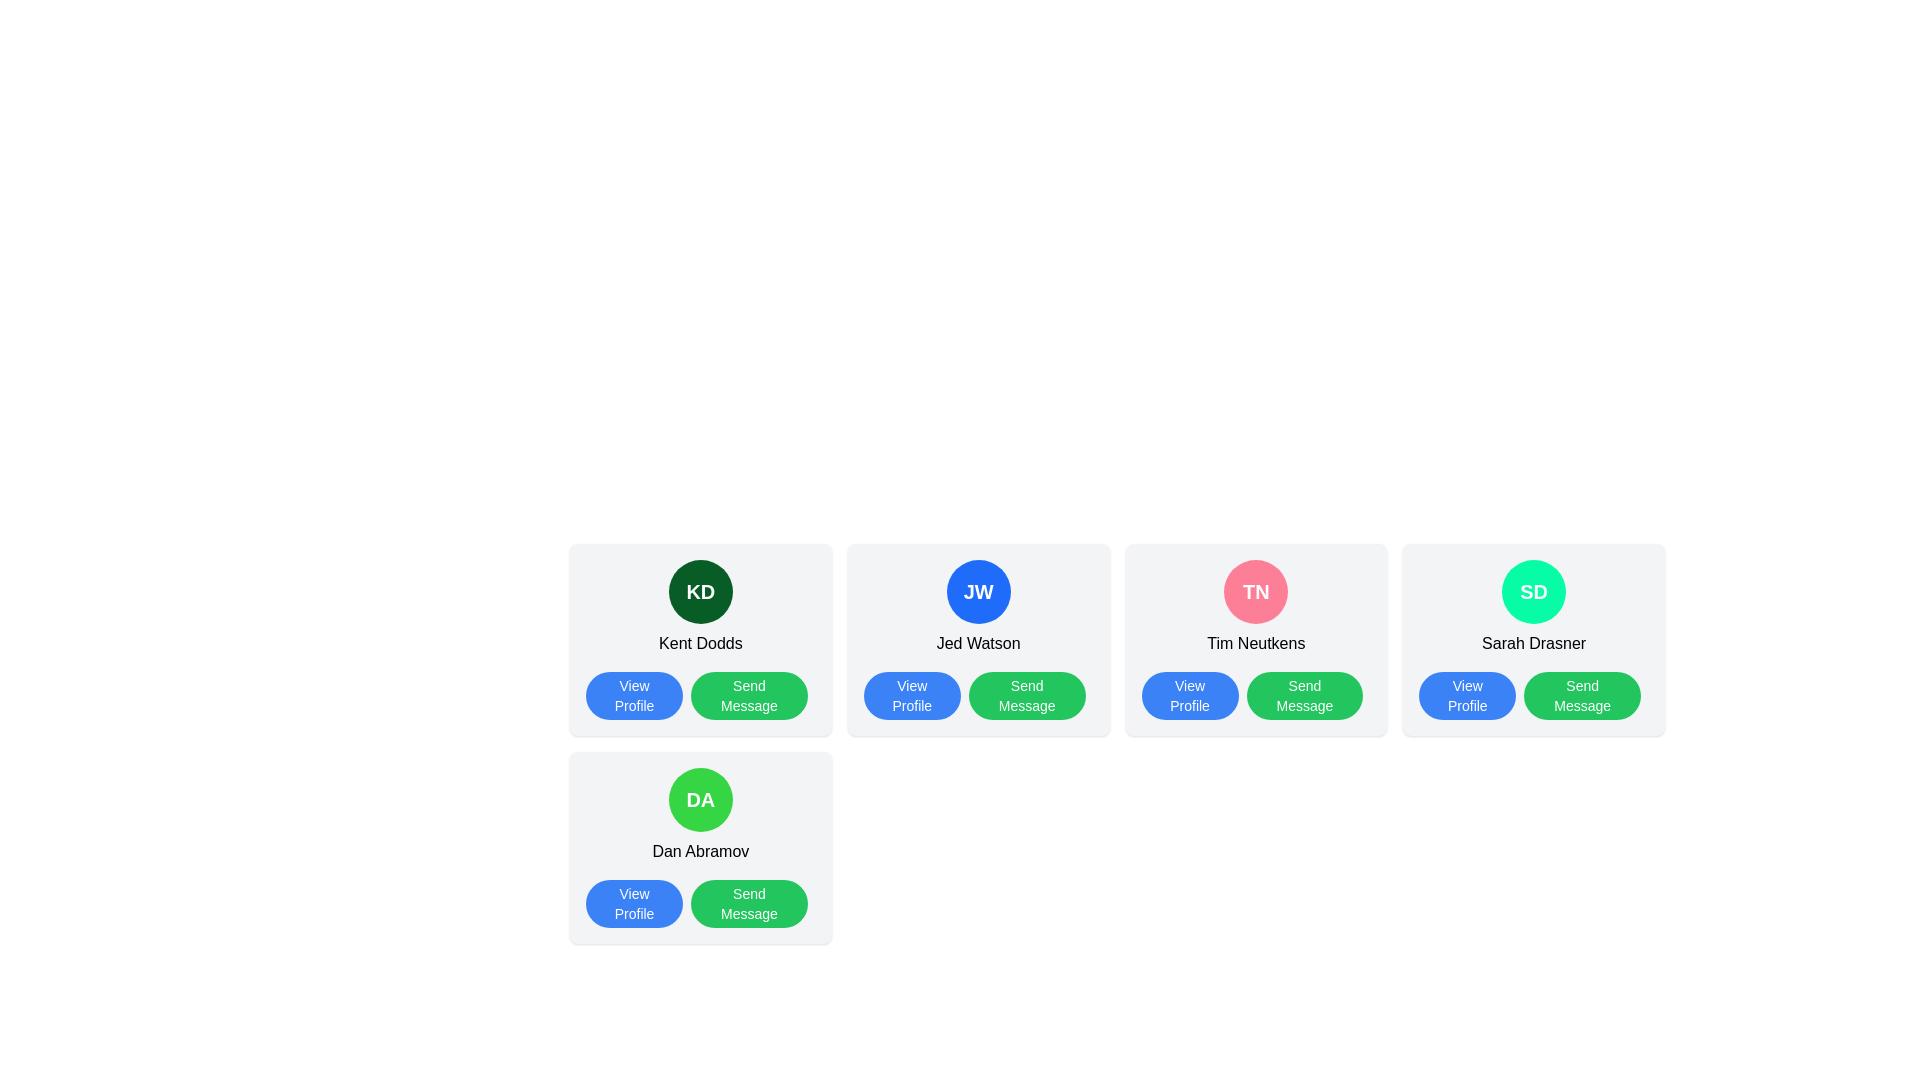  Describe the element at coordinates (700, 798) in the screenshot. I see `the text label that serves as an identifier for a user profile, located in the lower row among a grid of user profile cards` at that location.